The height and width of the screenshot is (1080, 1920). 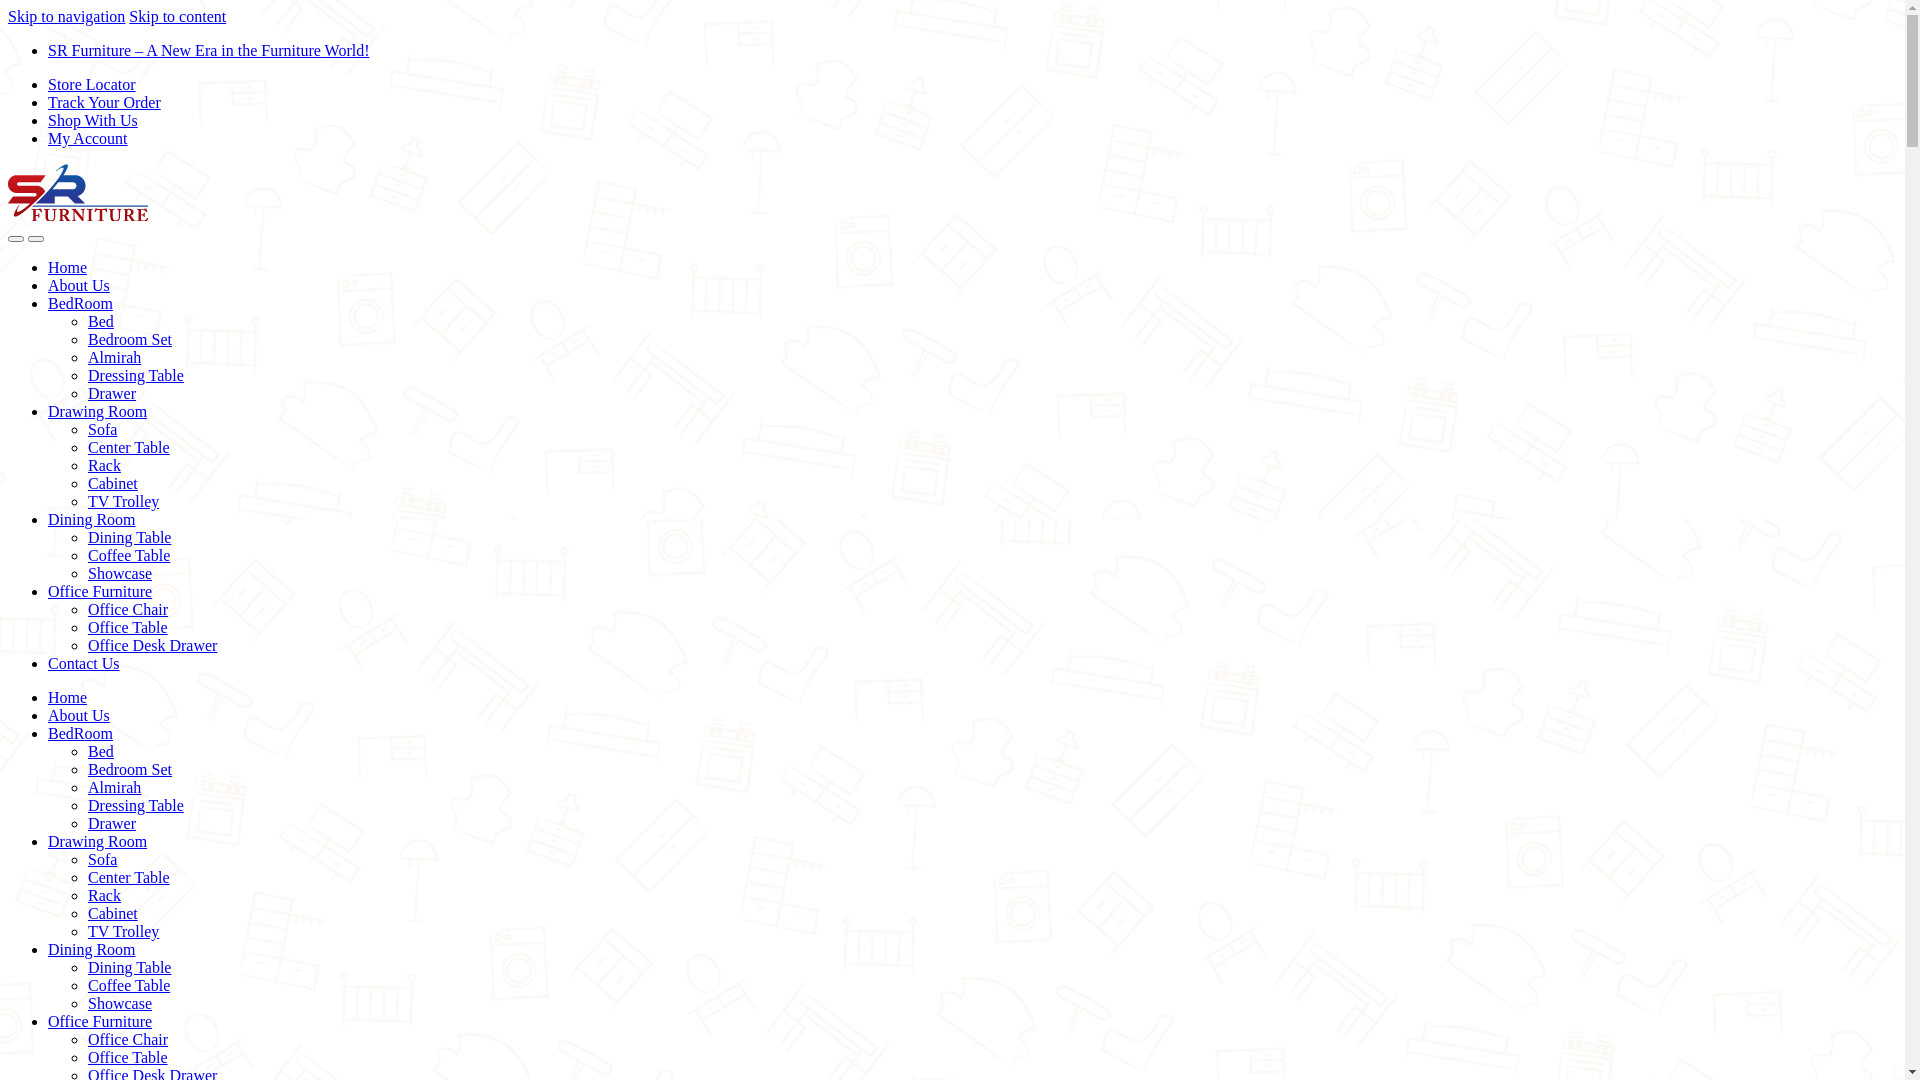 I want to click on 'Office Desk Drawer', so click(x=151, y=645).